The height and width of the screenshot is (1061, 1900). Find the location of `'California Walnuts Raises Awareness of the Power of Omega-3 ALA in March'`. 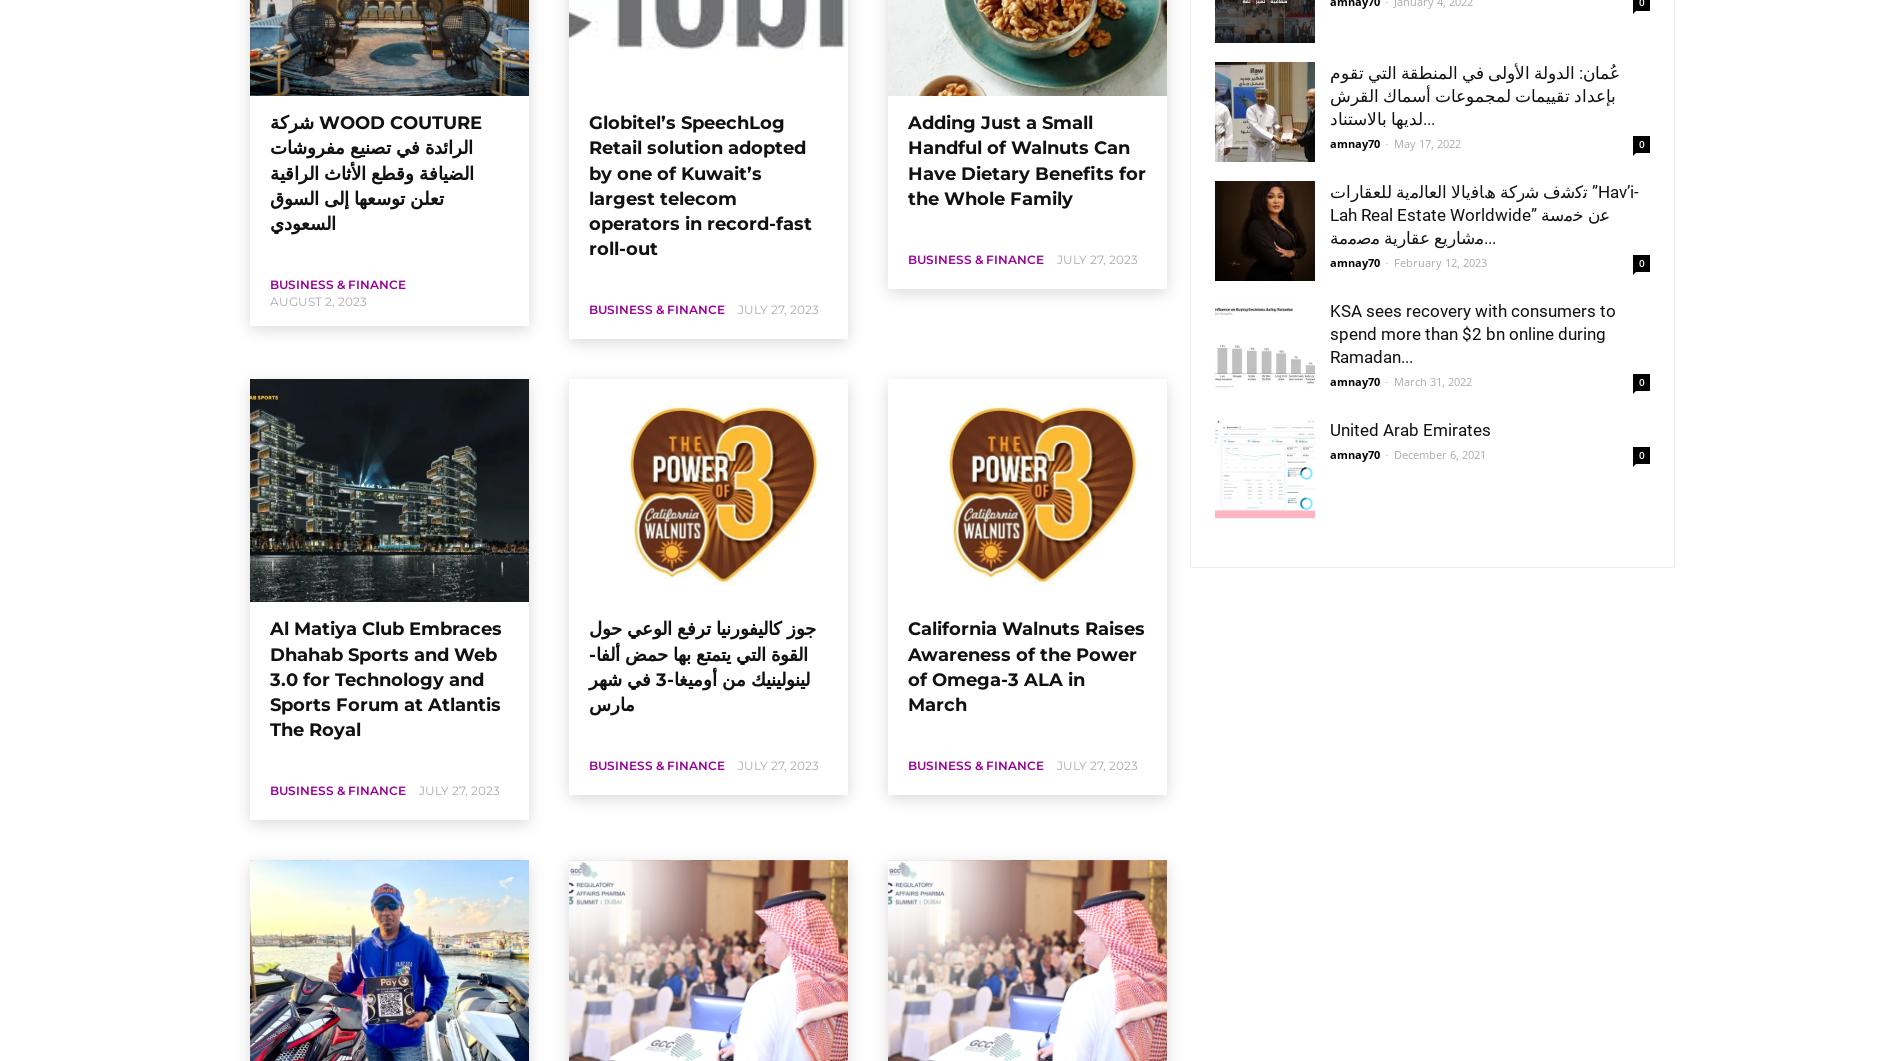

'California Walnuts Raises Awareness of the Power of Omega-3 ALA in March' is located at coordinates (1026, 666).